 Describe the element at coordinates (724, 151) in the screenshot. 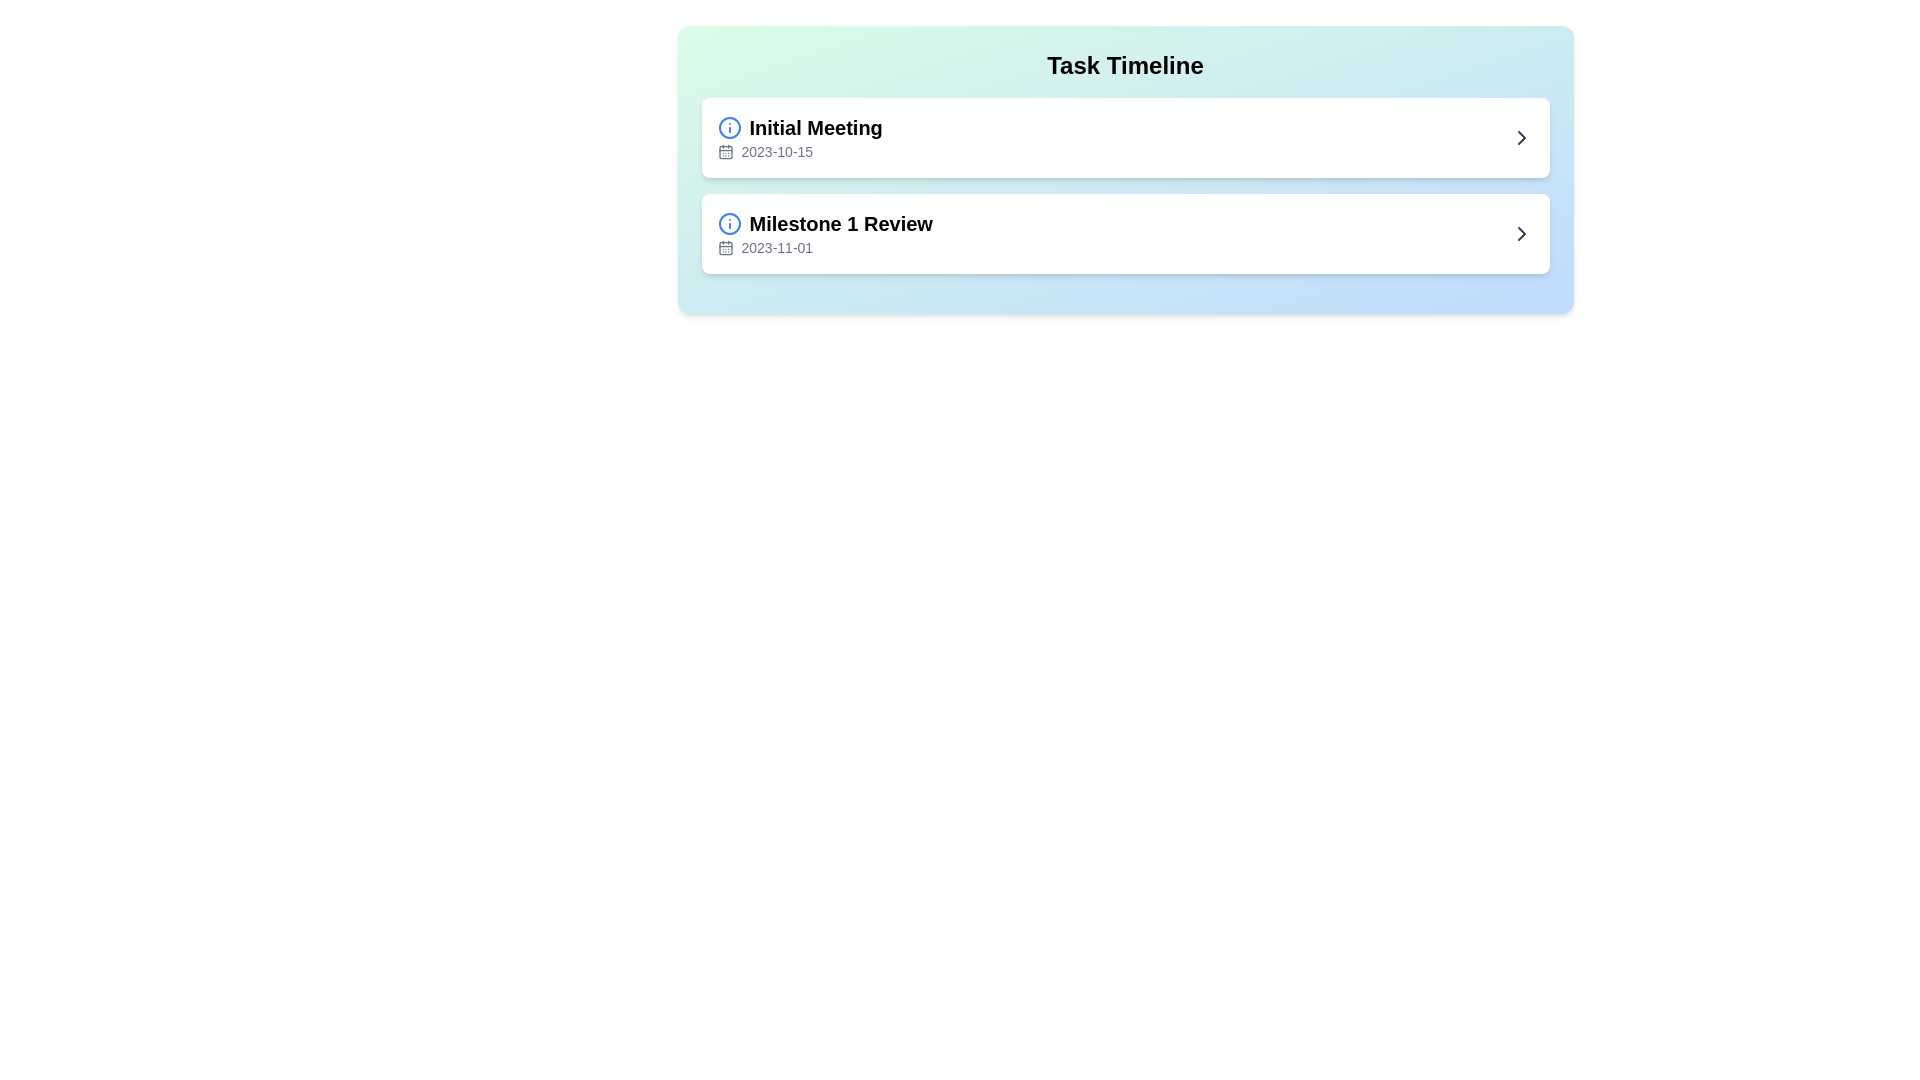

I see `the calendar icon with rounded corners located in the left section of the Initial Meeting entry within the Task Timeline list` at that location.